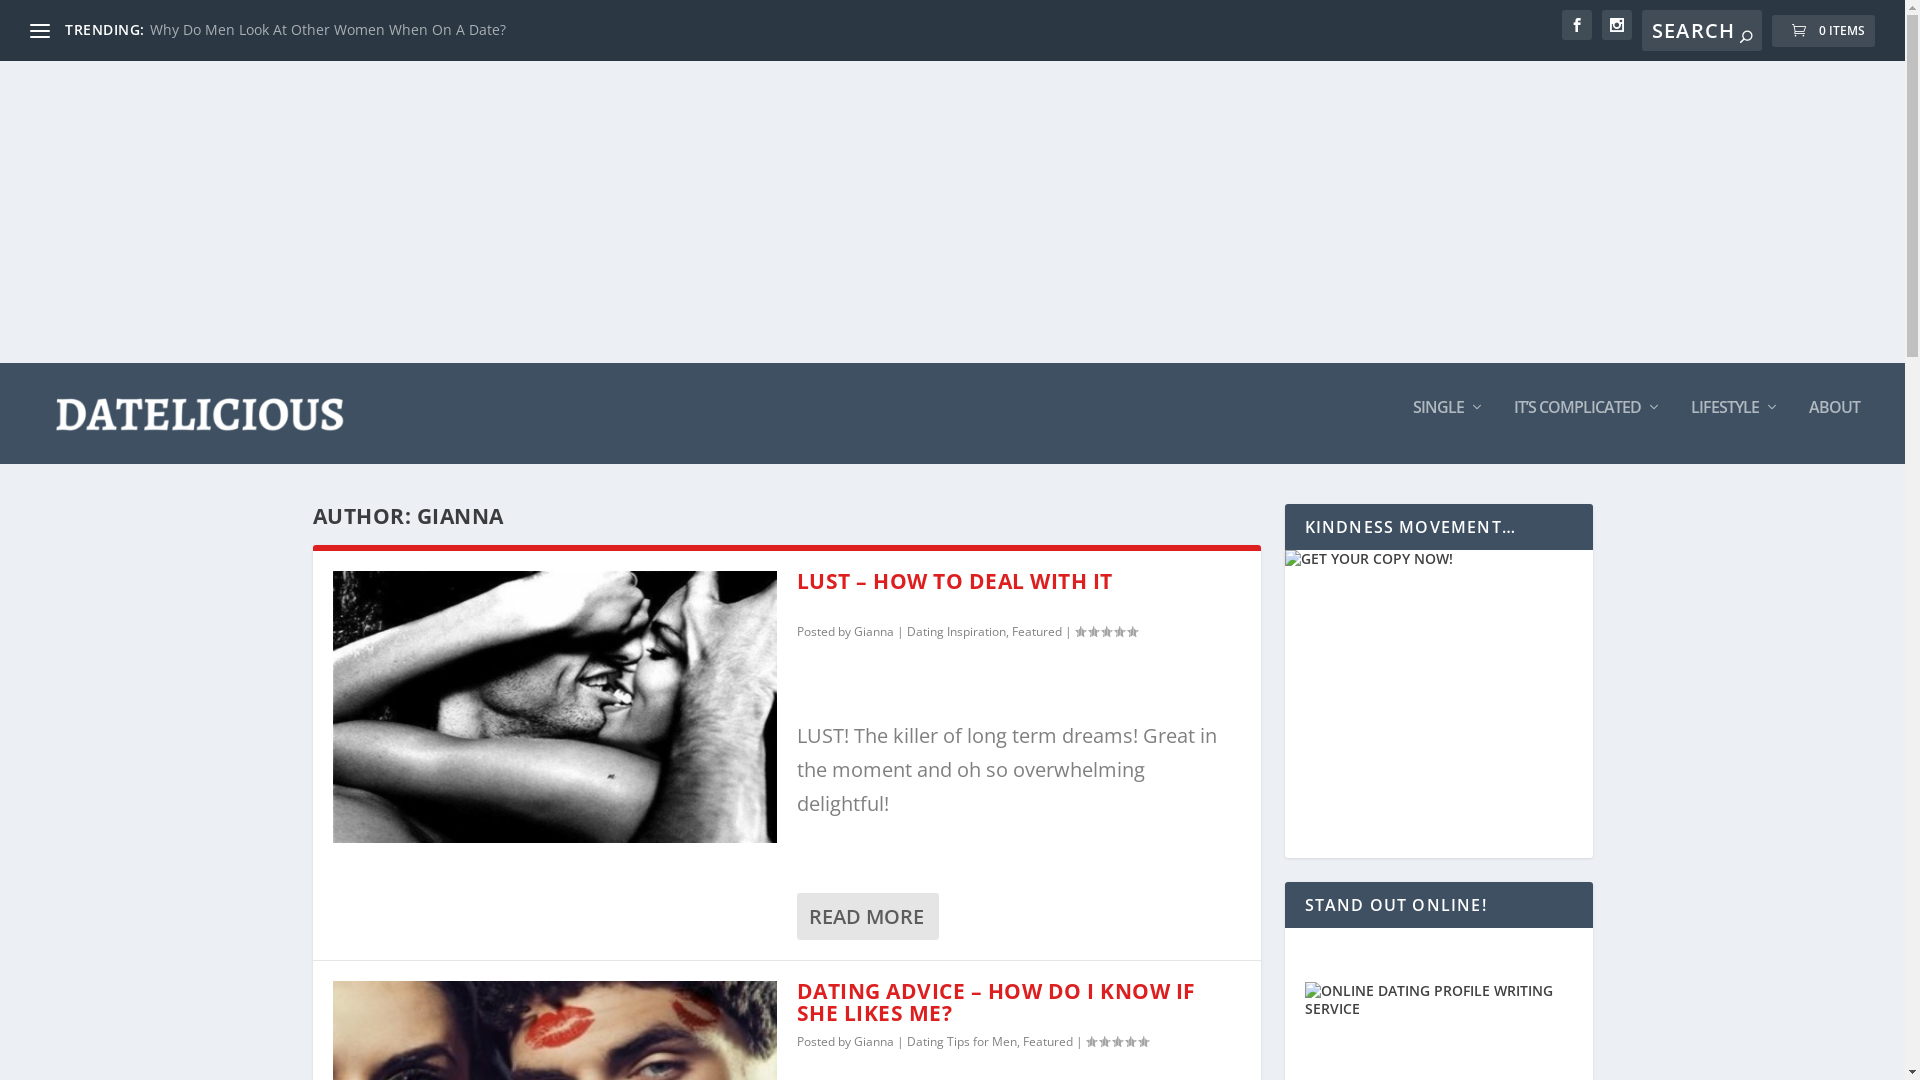  What do you see at coordinates (954, 631) in the screenshot?
I see `'Dating Inspiration'` at bounding box center [954, 631].